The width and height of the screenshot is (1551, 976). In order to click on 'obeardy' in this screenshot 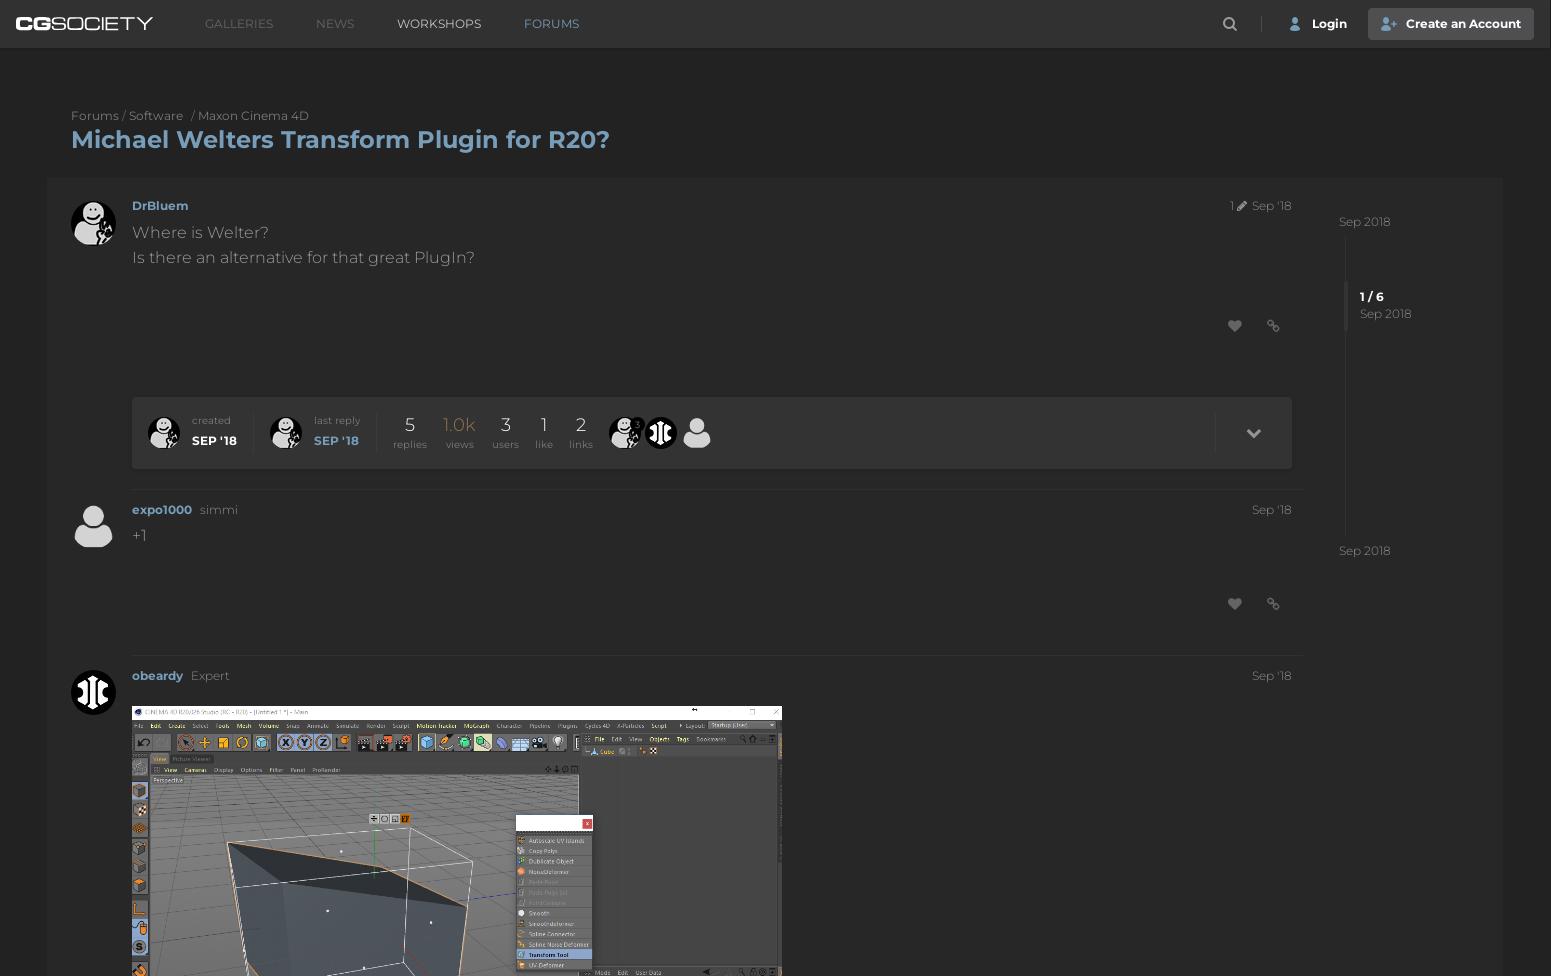, I will do `click(131, 673)`.